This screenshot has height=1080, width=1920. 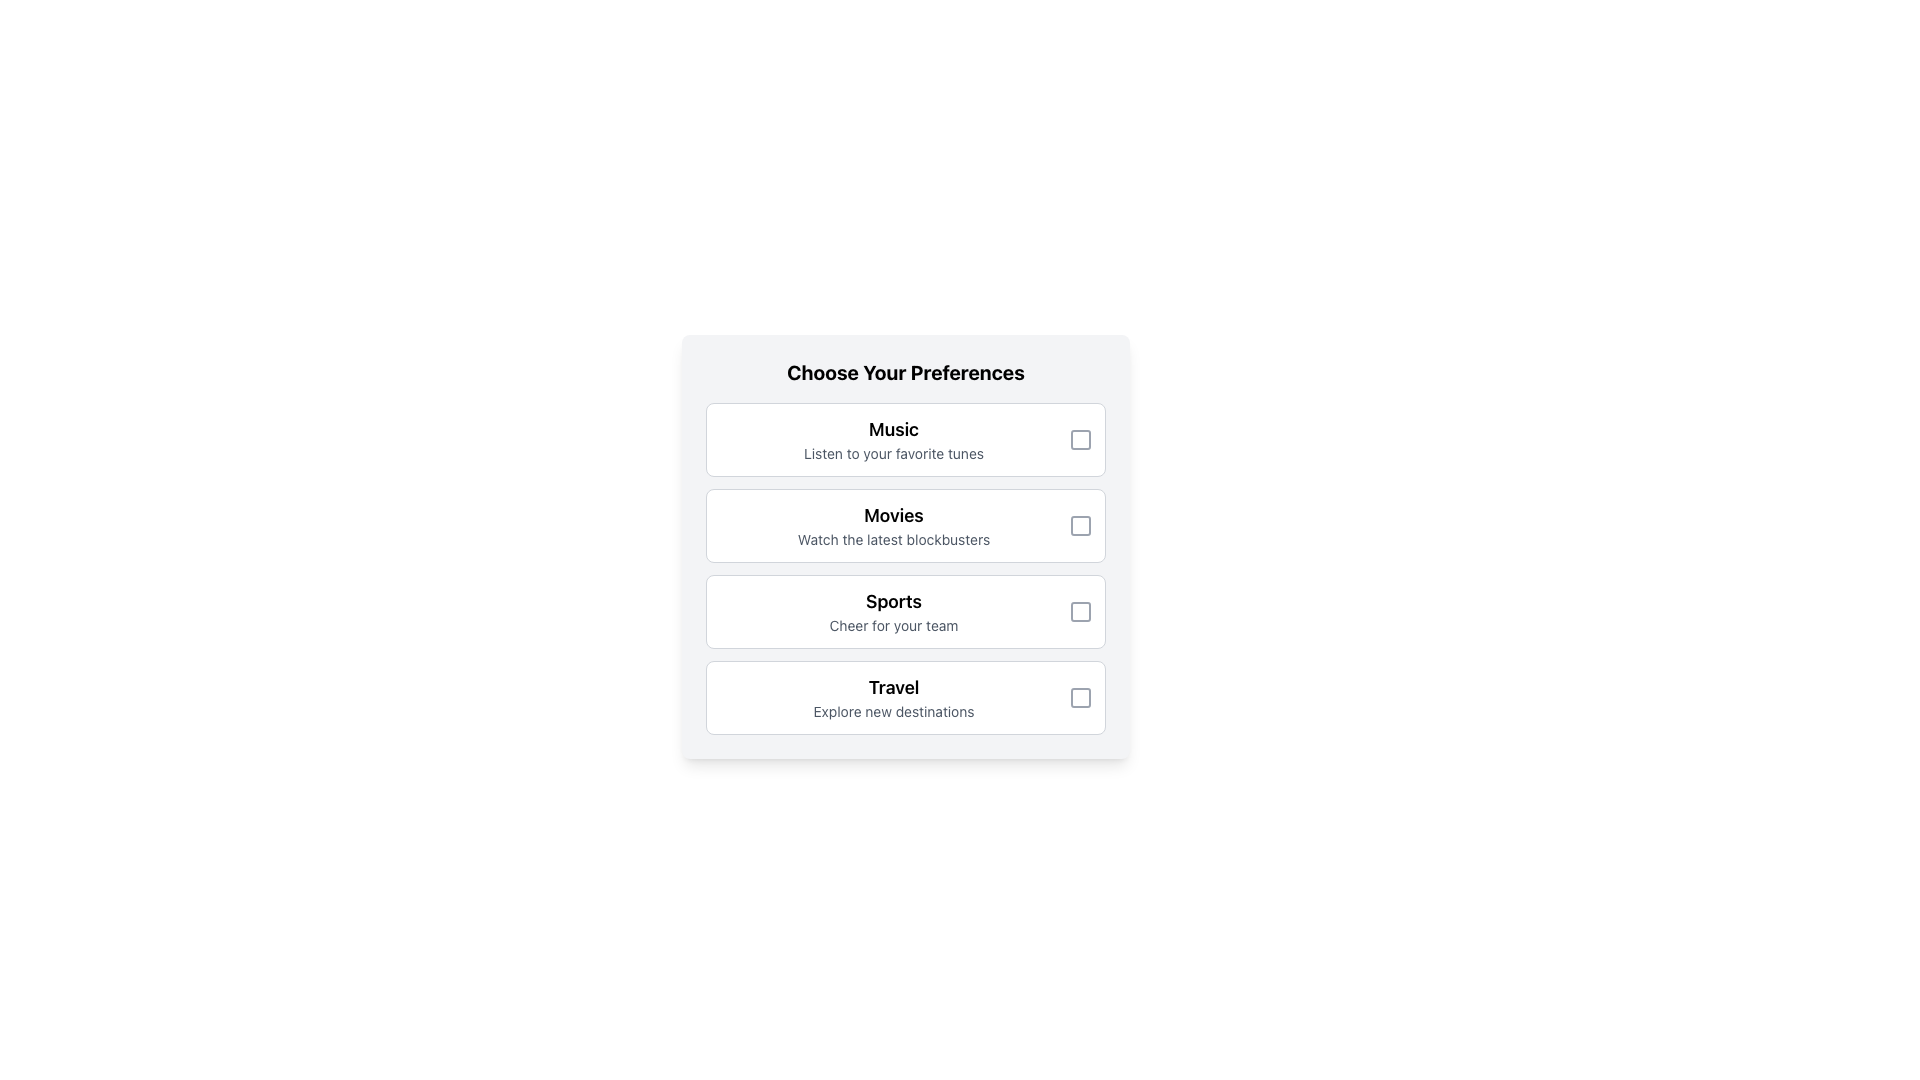 I want to click on the static text label that serves as the title for the 'Travel' card in the preference selection menu, so click(x=892, y=686).